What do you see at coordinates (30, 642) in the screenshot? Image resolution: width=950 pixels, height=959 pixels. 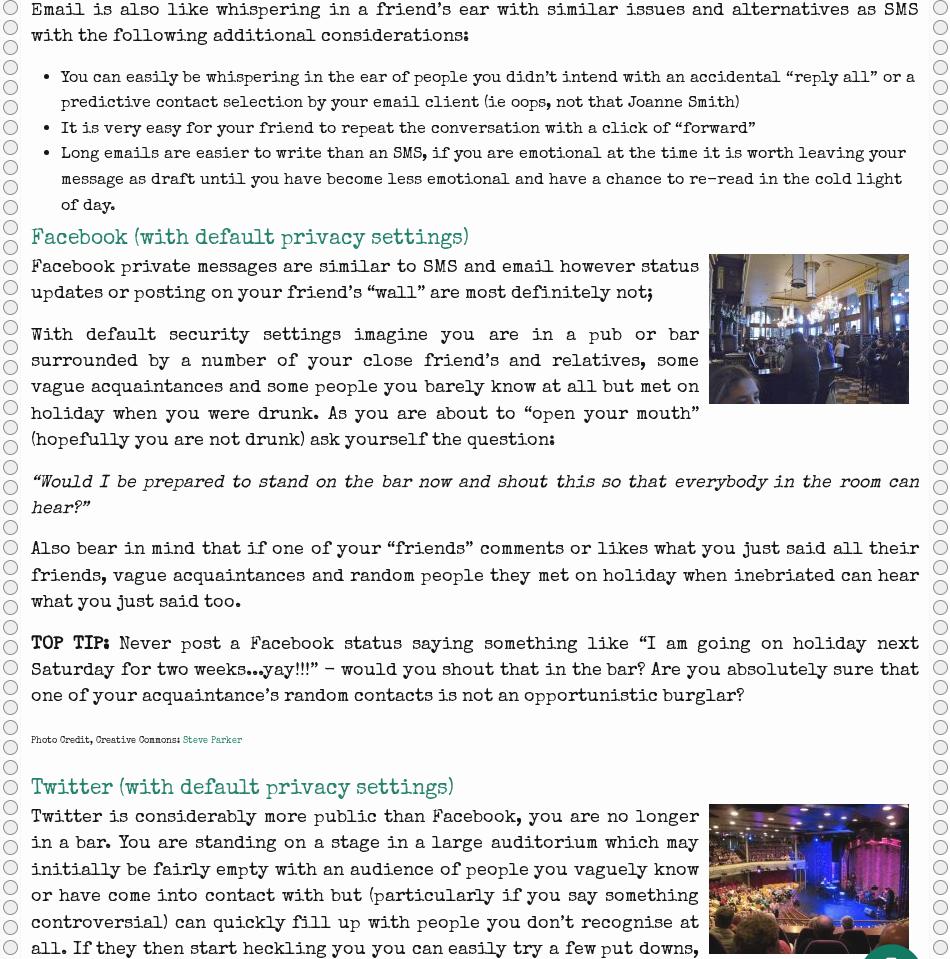 I see `'TOP TIP:'` at bounding box center [30, 642].